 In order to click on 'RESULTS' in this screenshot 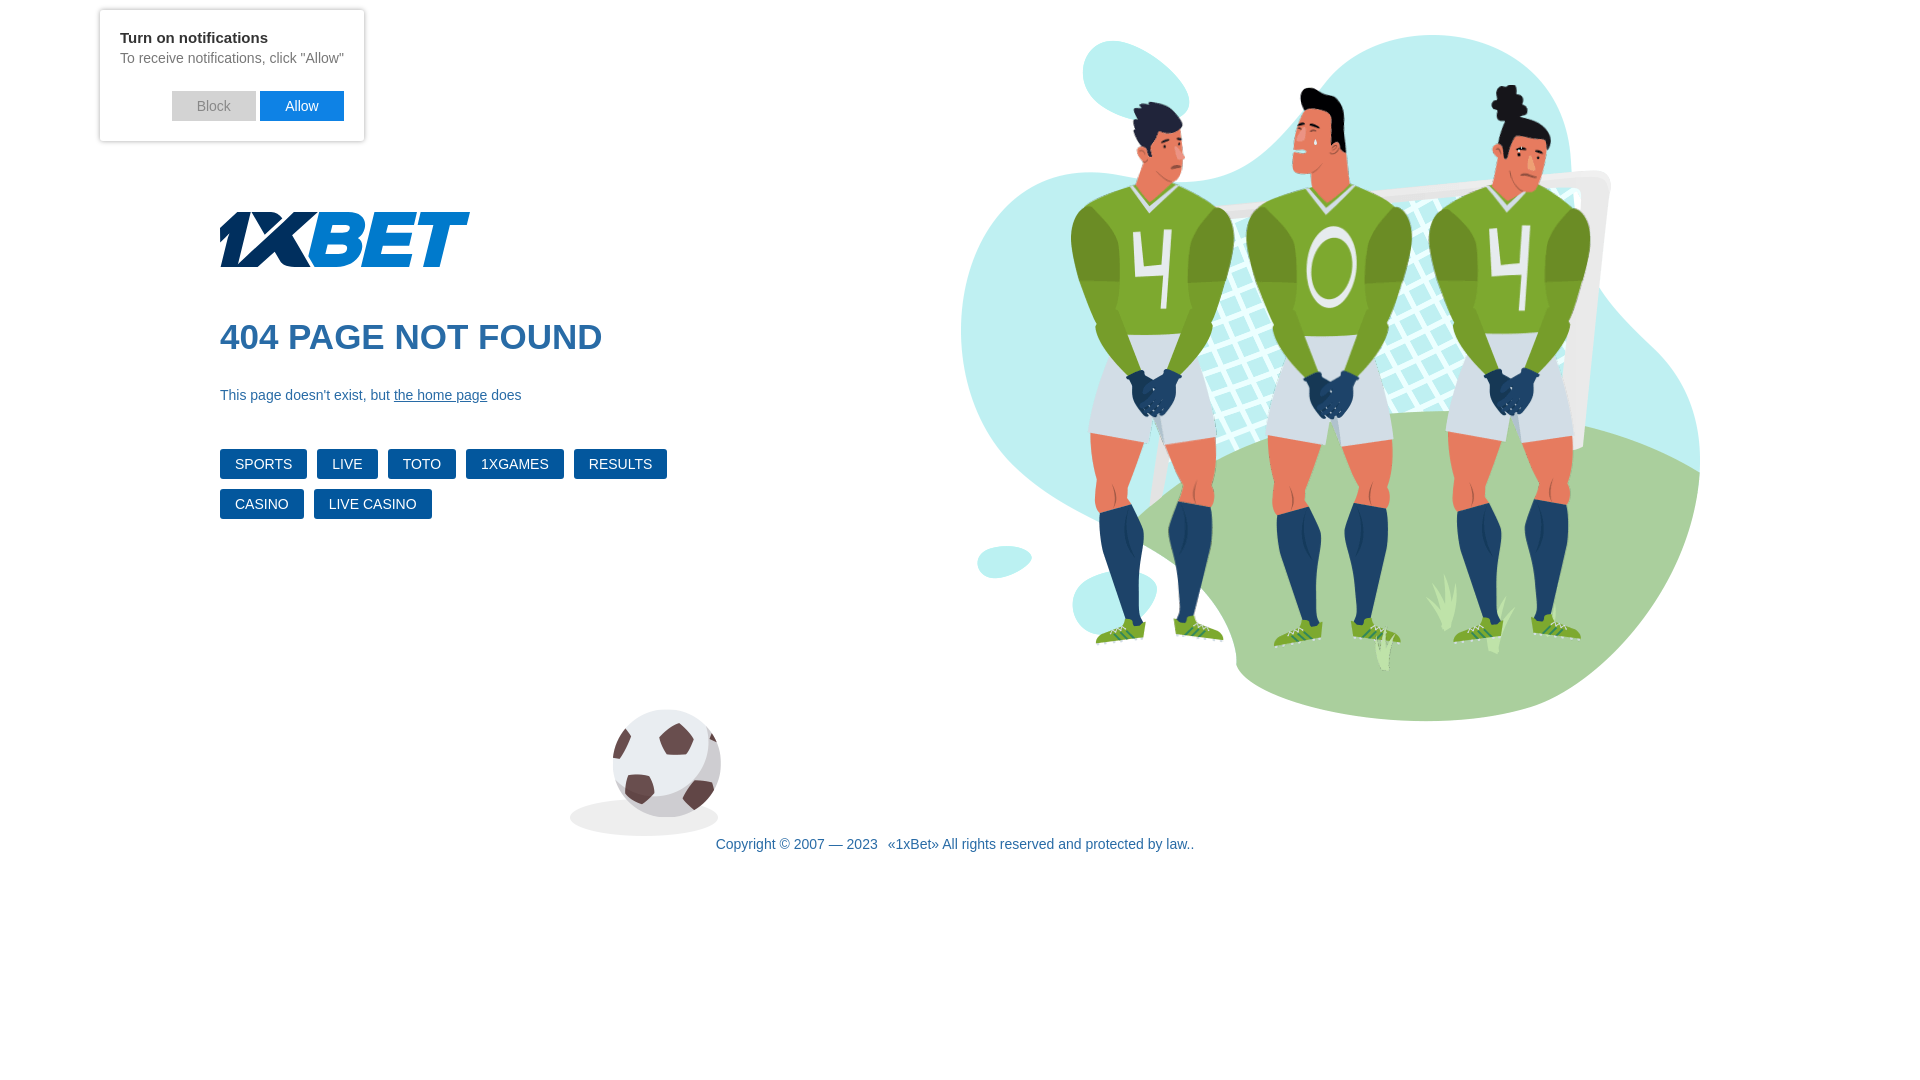, I will do `click(619, 463)`.